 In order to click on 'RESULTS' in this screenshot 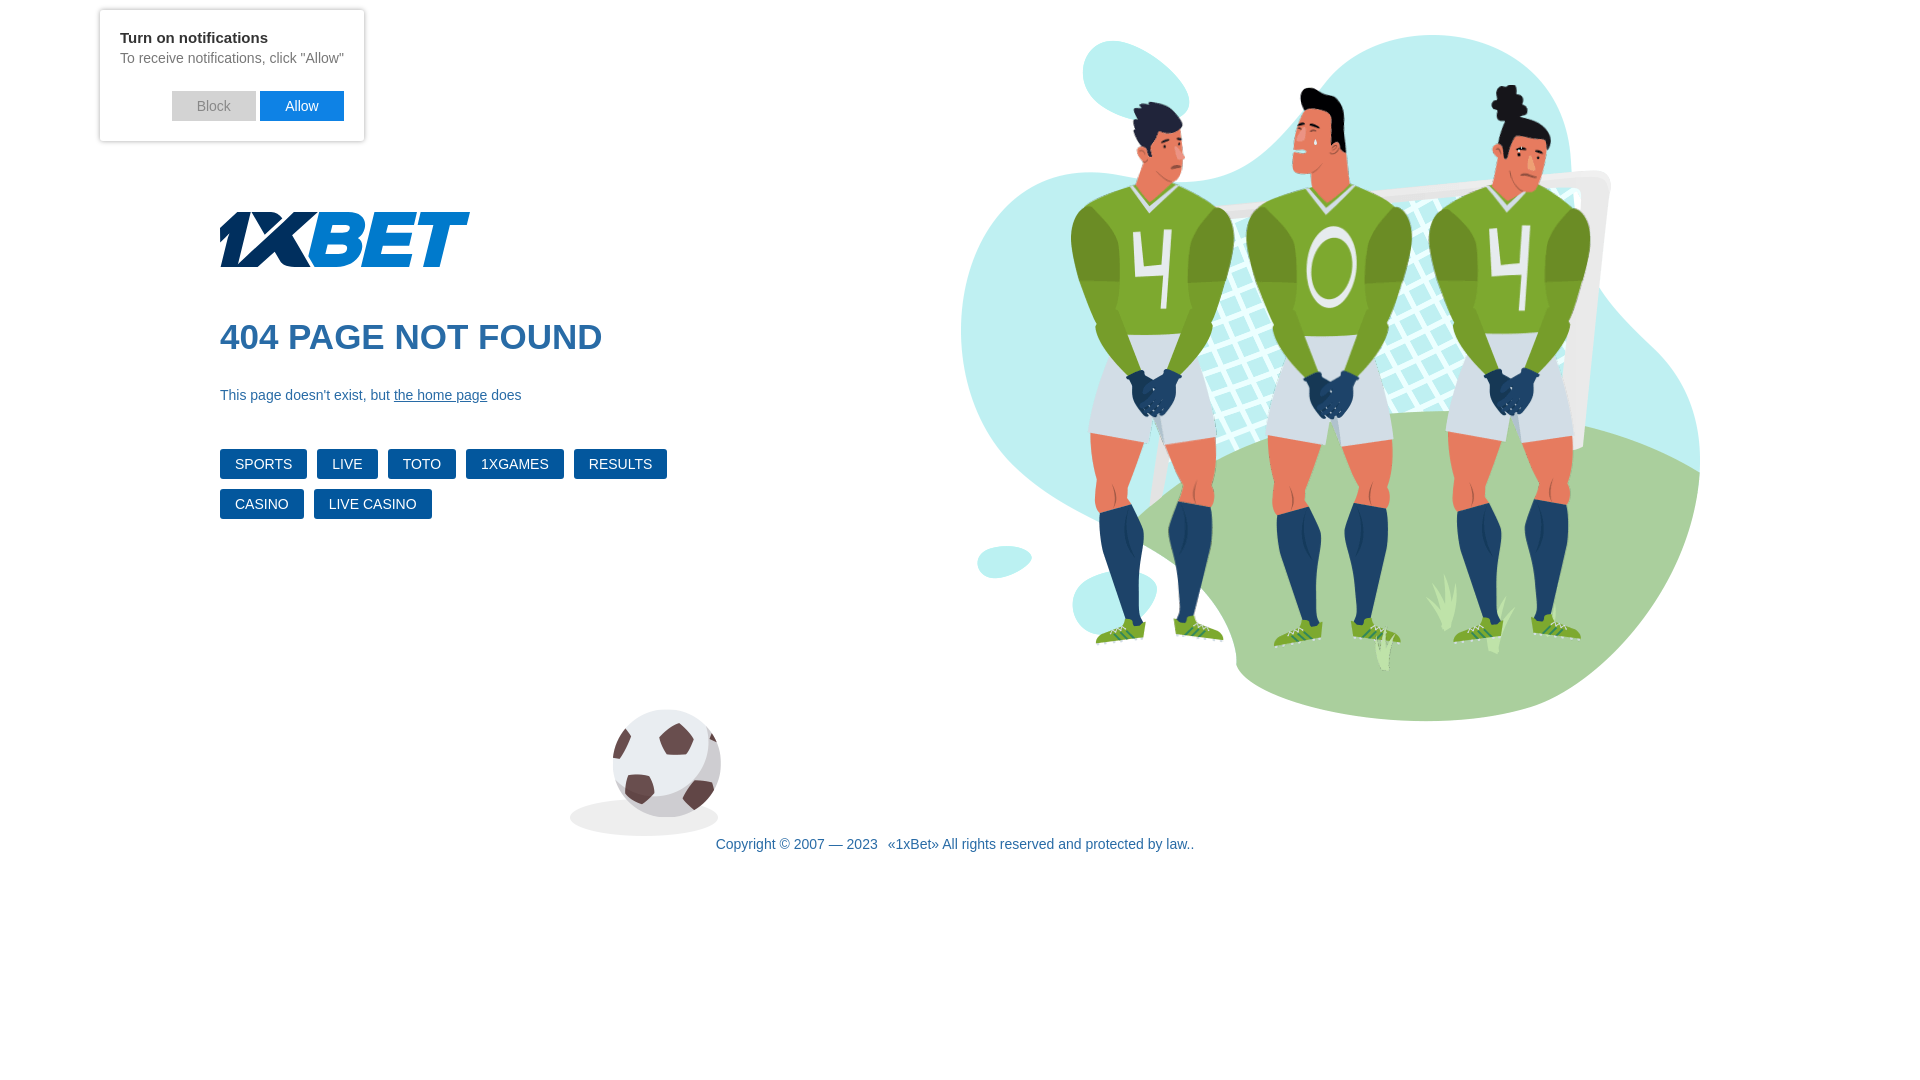, I will do `click(619, 463)`.